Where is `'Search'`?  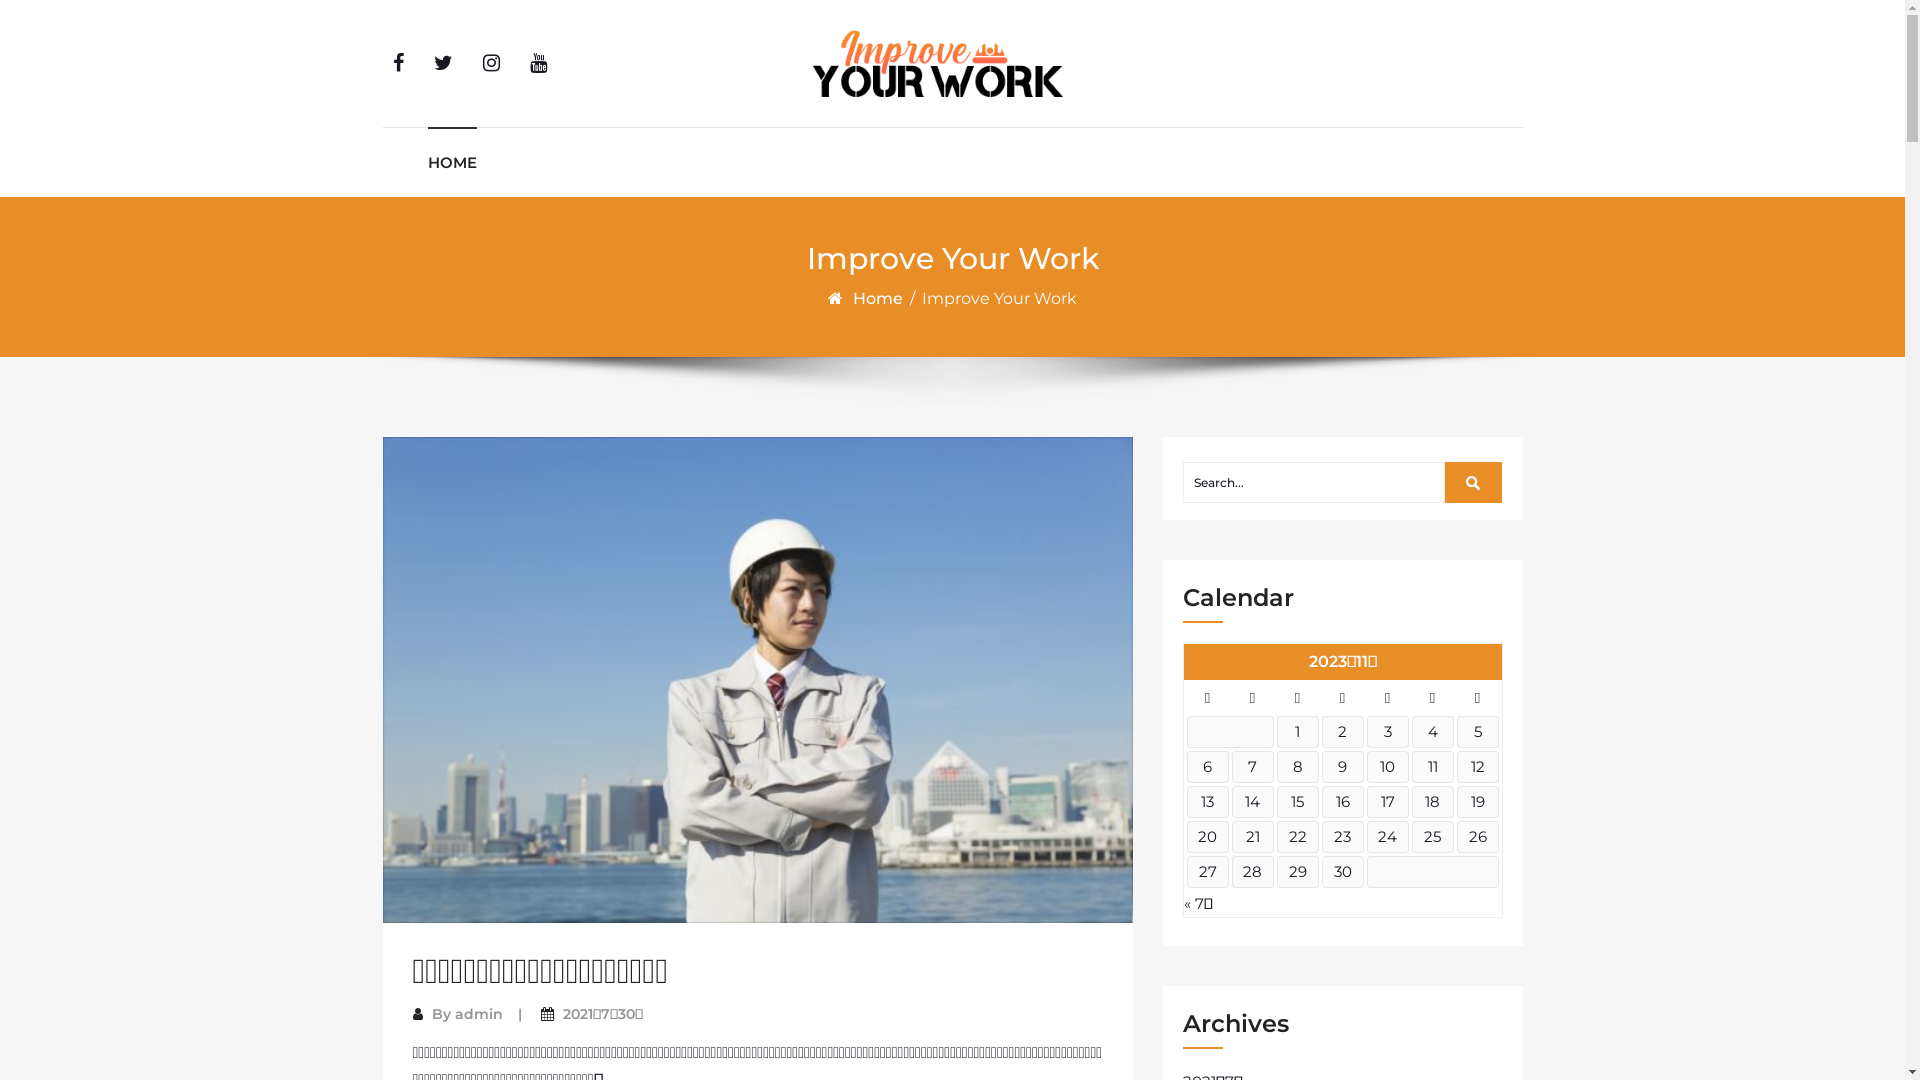 'Search' is located at coordinates (1473, 482).